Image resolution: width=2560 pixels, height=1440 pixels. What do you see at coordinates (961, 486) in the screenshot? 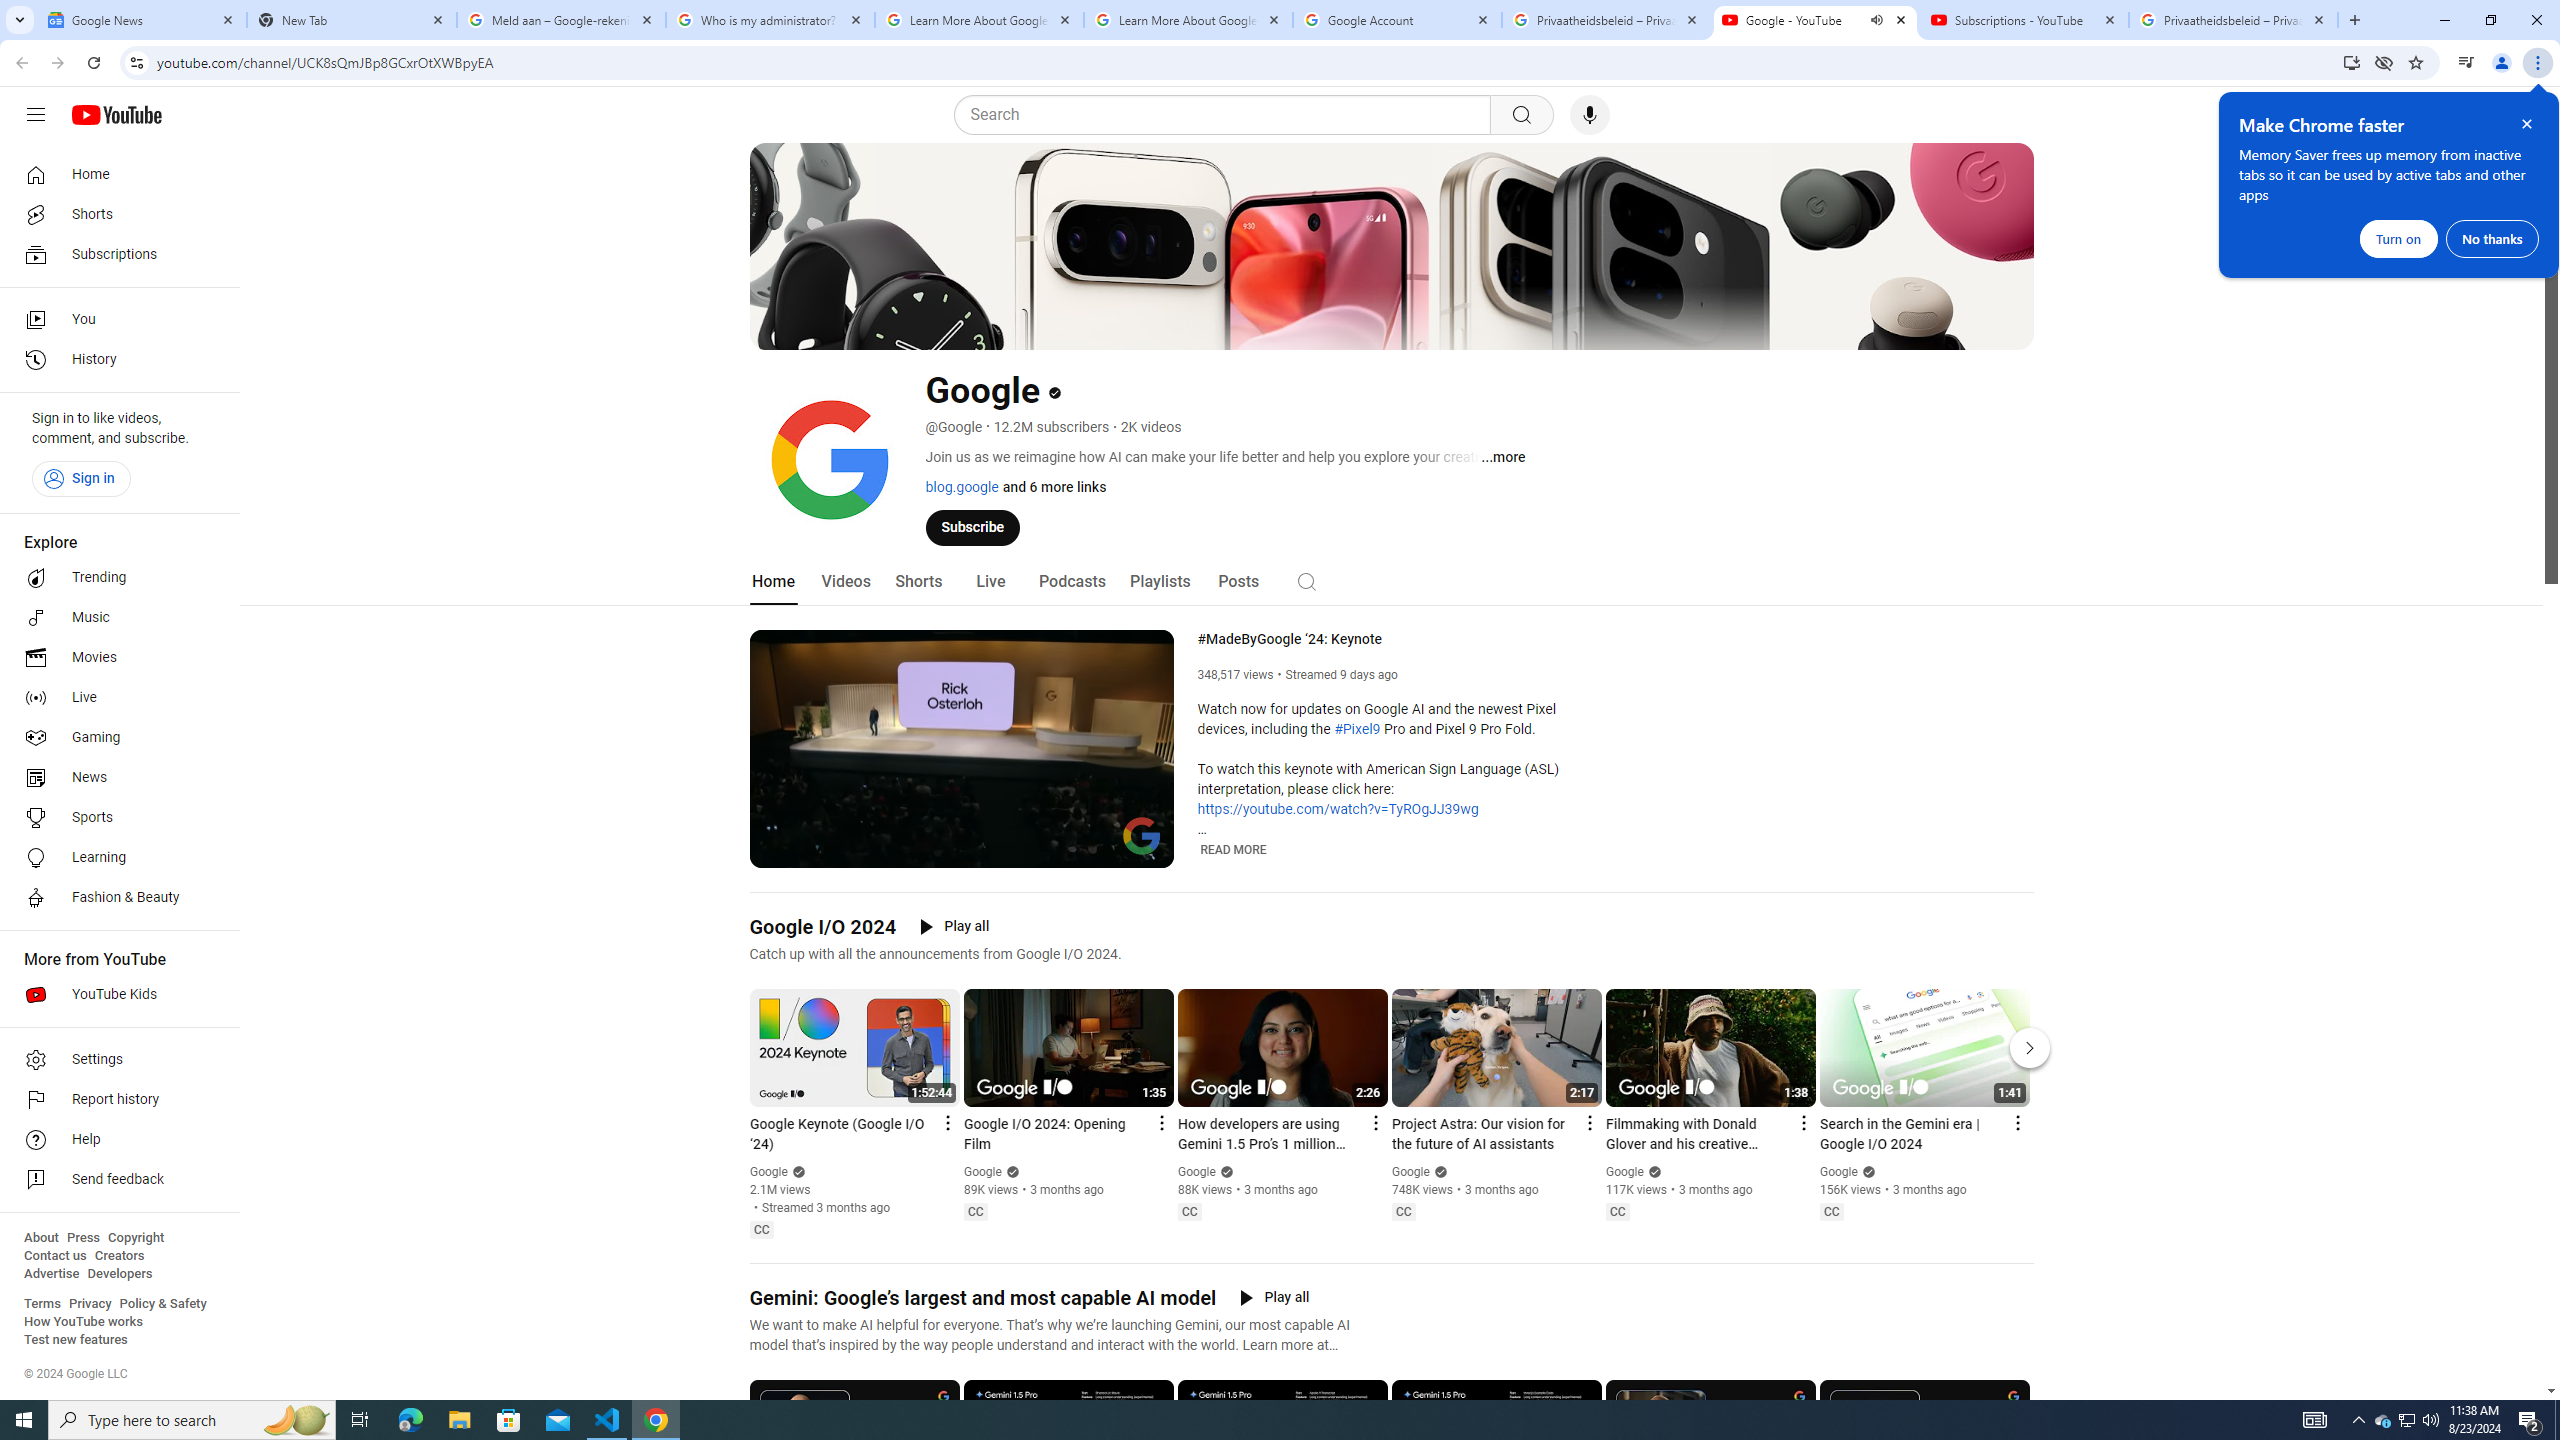
I see `'blog.google'` at bounding box center [961, 486].